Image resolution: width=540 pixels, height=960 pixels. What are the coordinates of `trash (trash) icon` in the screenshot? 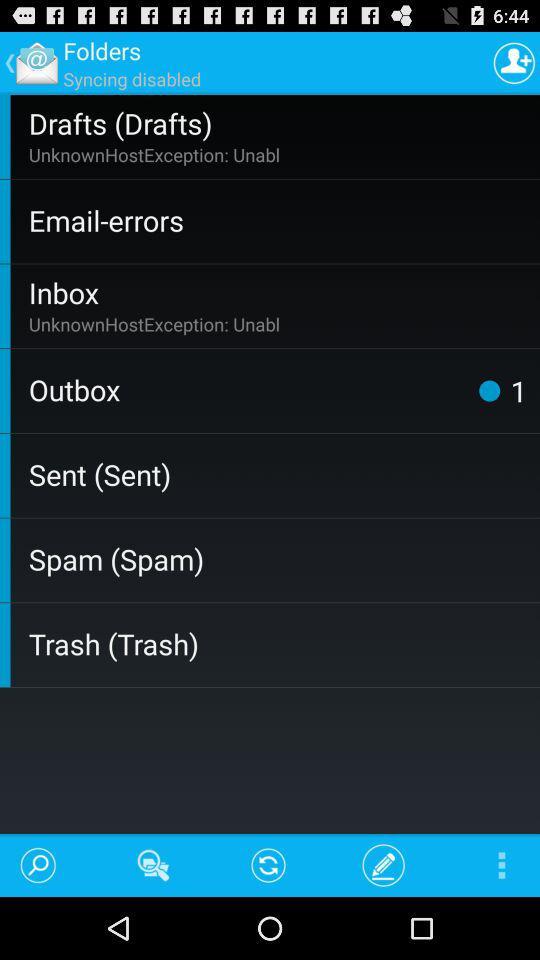 It's located at (279, 642).